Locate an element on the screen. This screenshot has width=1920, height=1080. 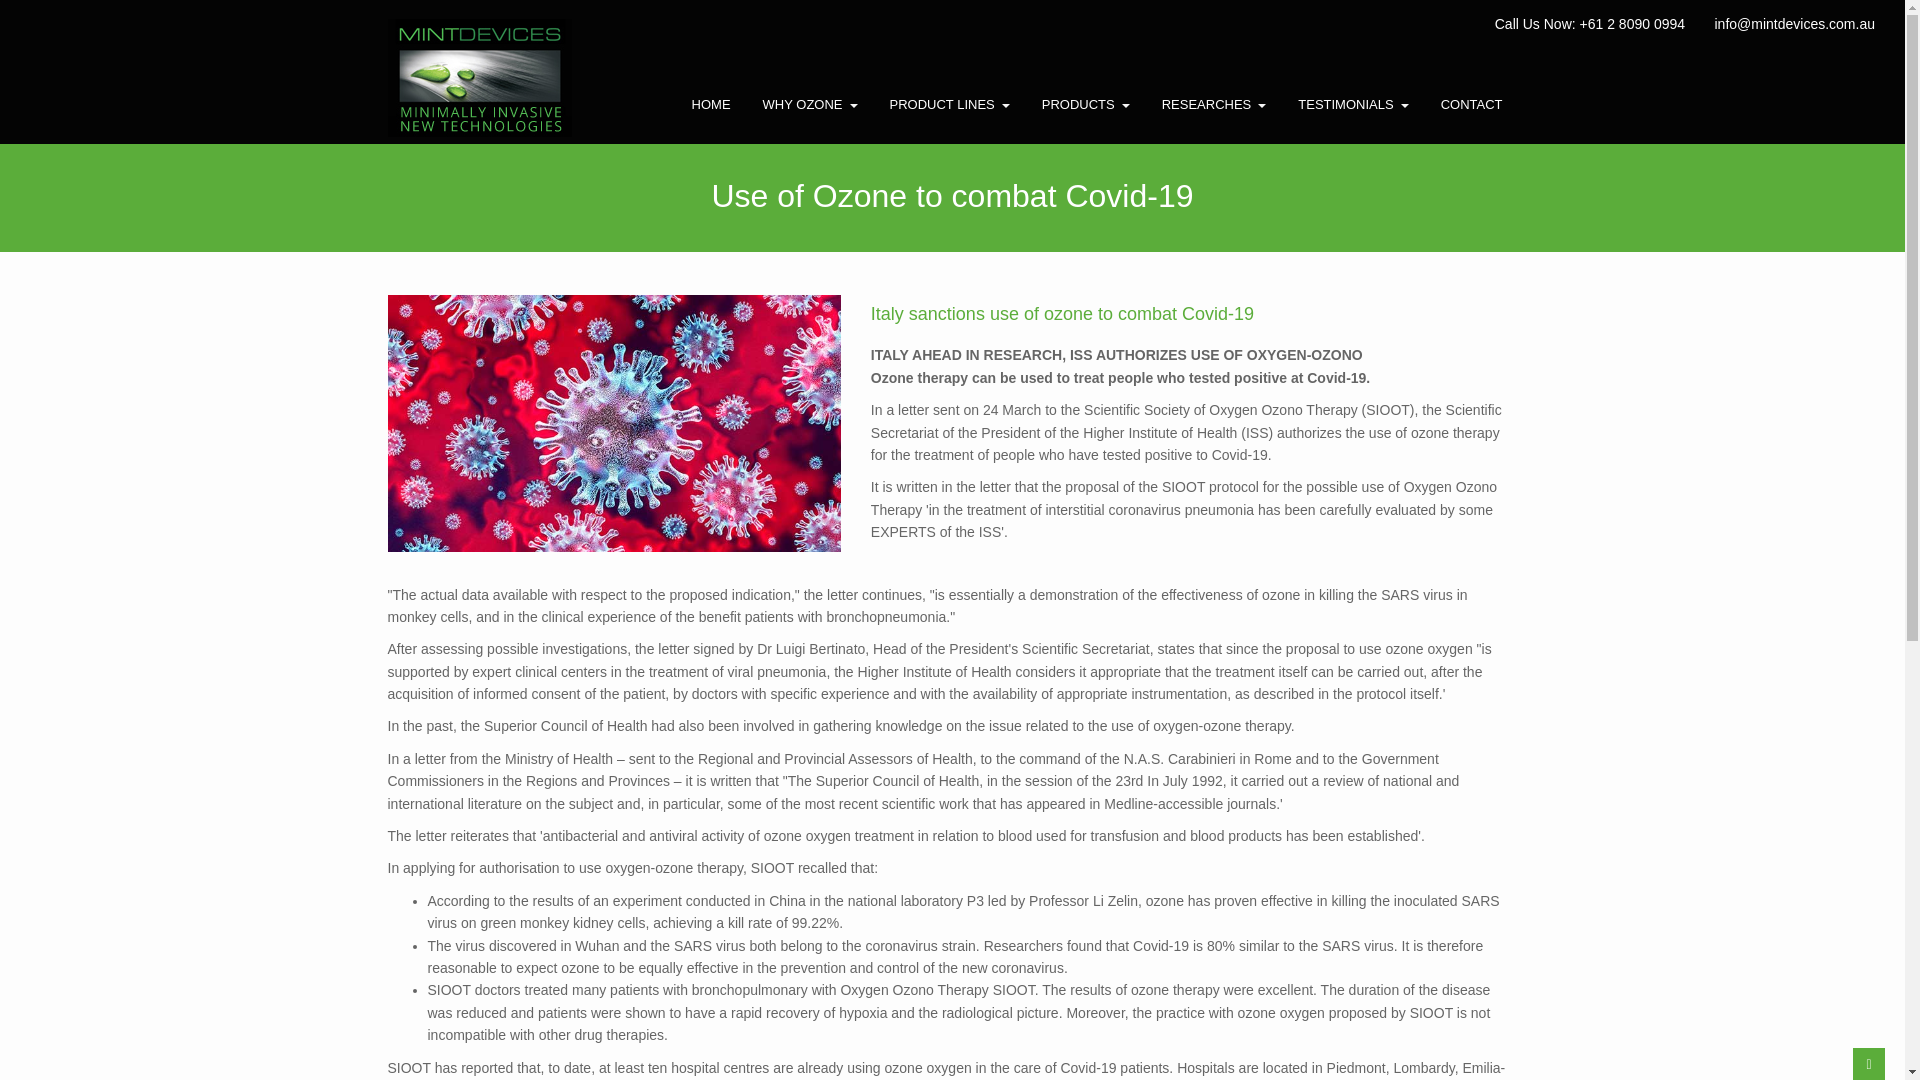
'CONTACT' is located at coordinates (1472, 105).